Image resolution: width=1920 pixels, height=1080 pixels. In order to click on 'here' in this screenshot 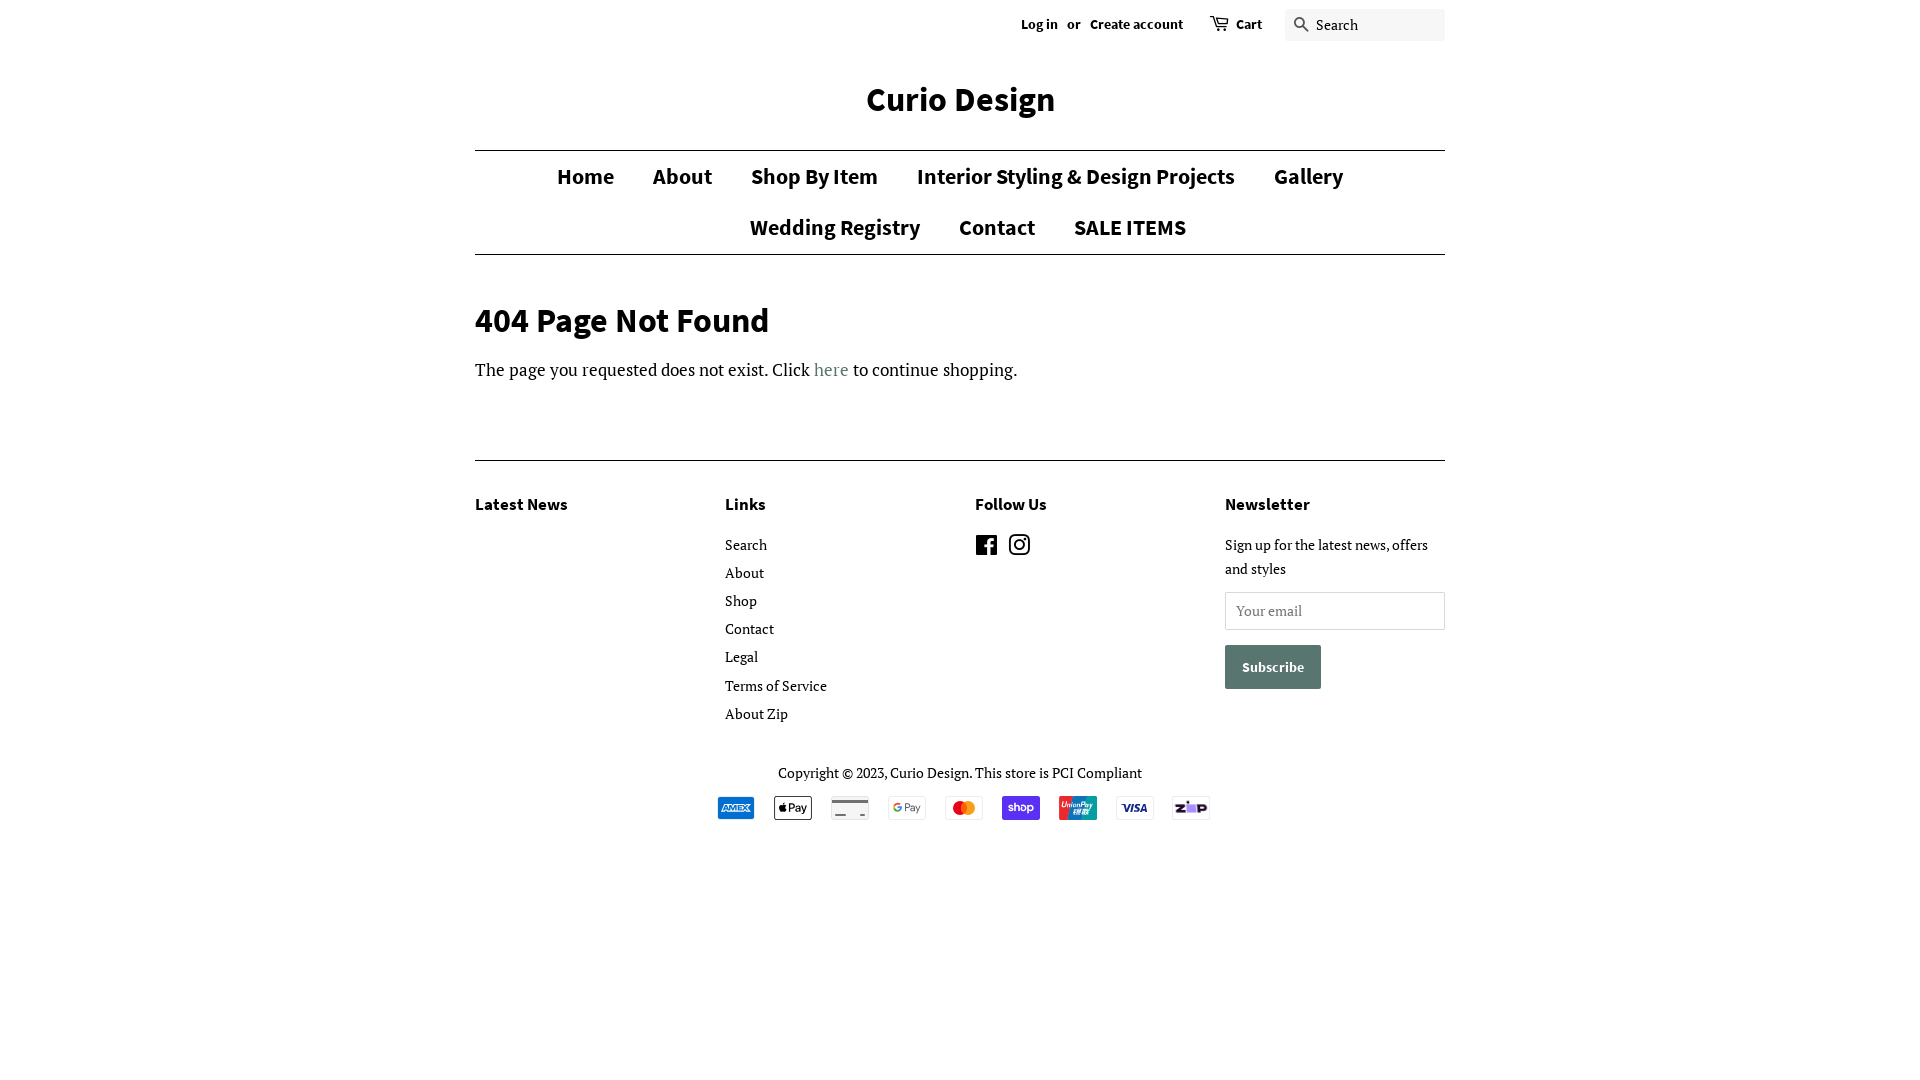, I will do `click(831, 369)`.